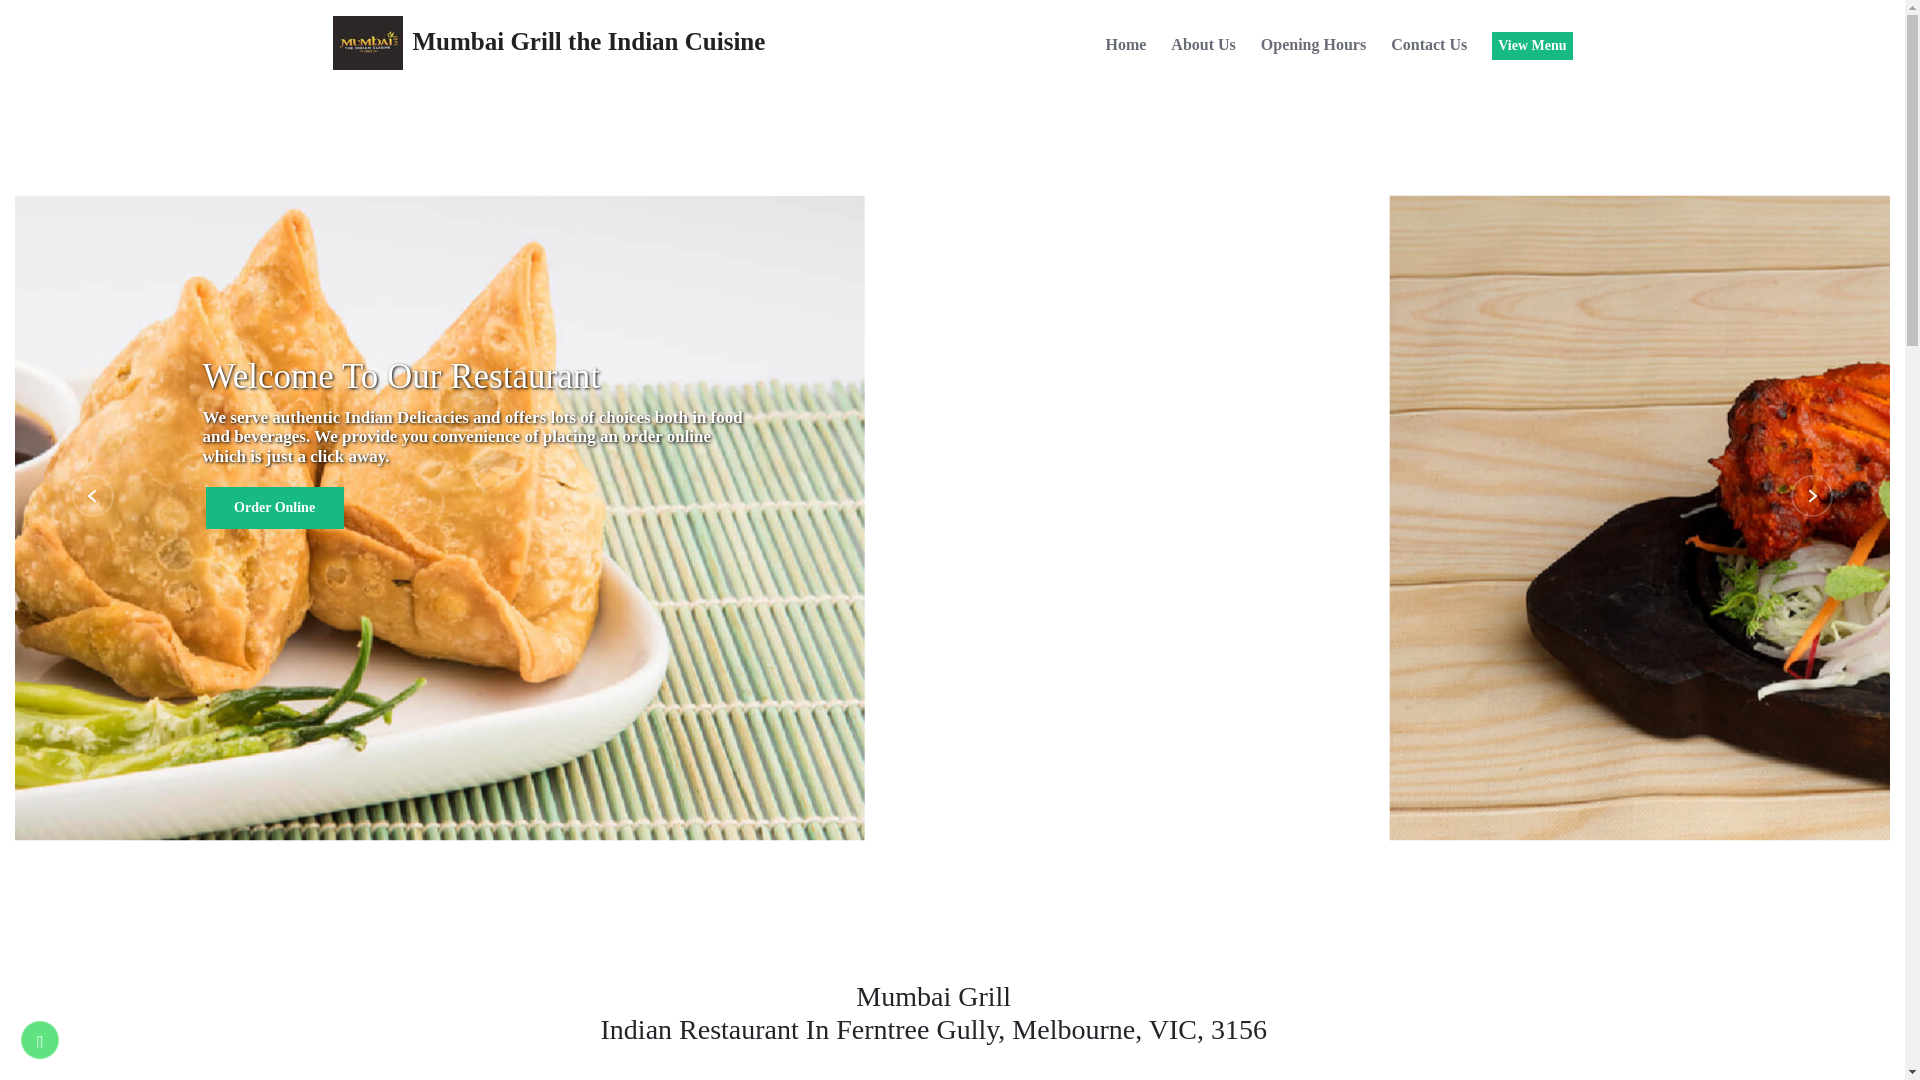 This screenshot has width=1920, height=1080. I want to click on 'Order Online', so click(273, 507).